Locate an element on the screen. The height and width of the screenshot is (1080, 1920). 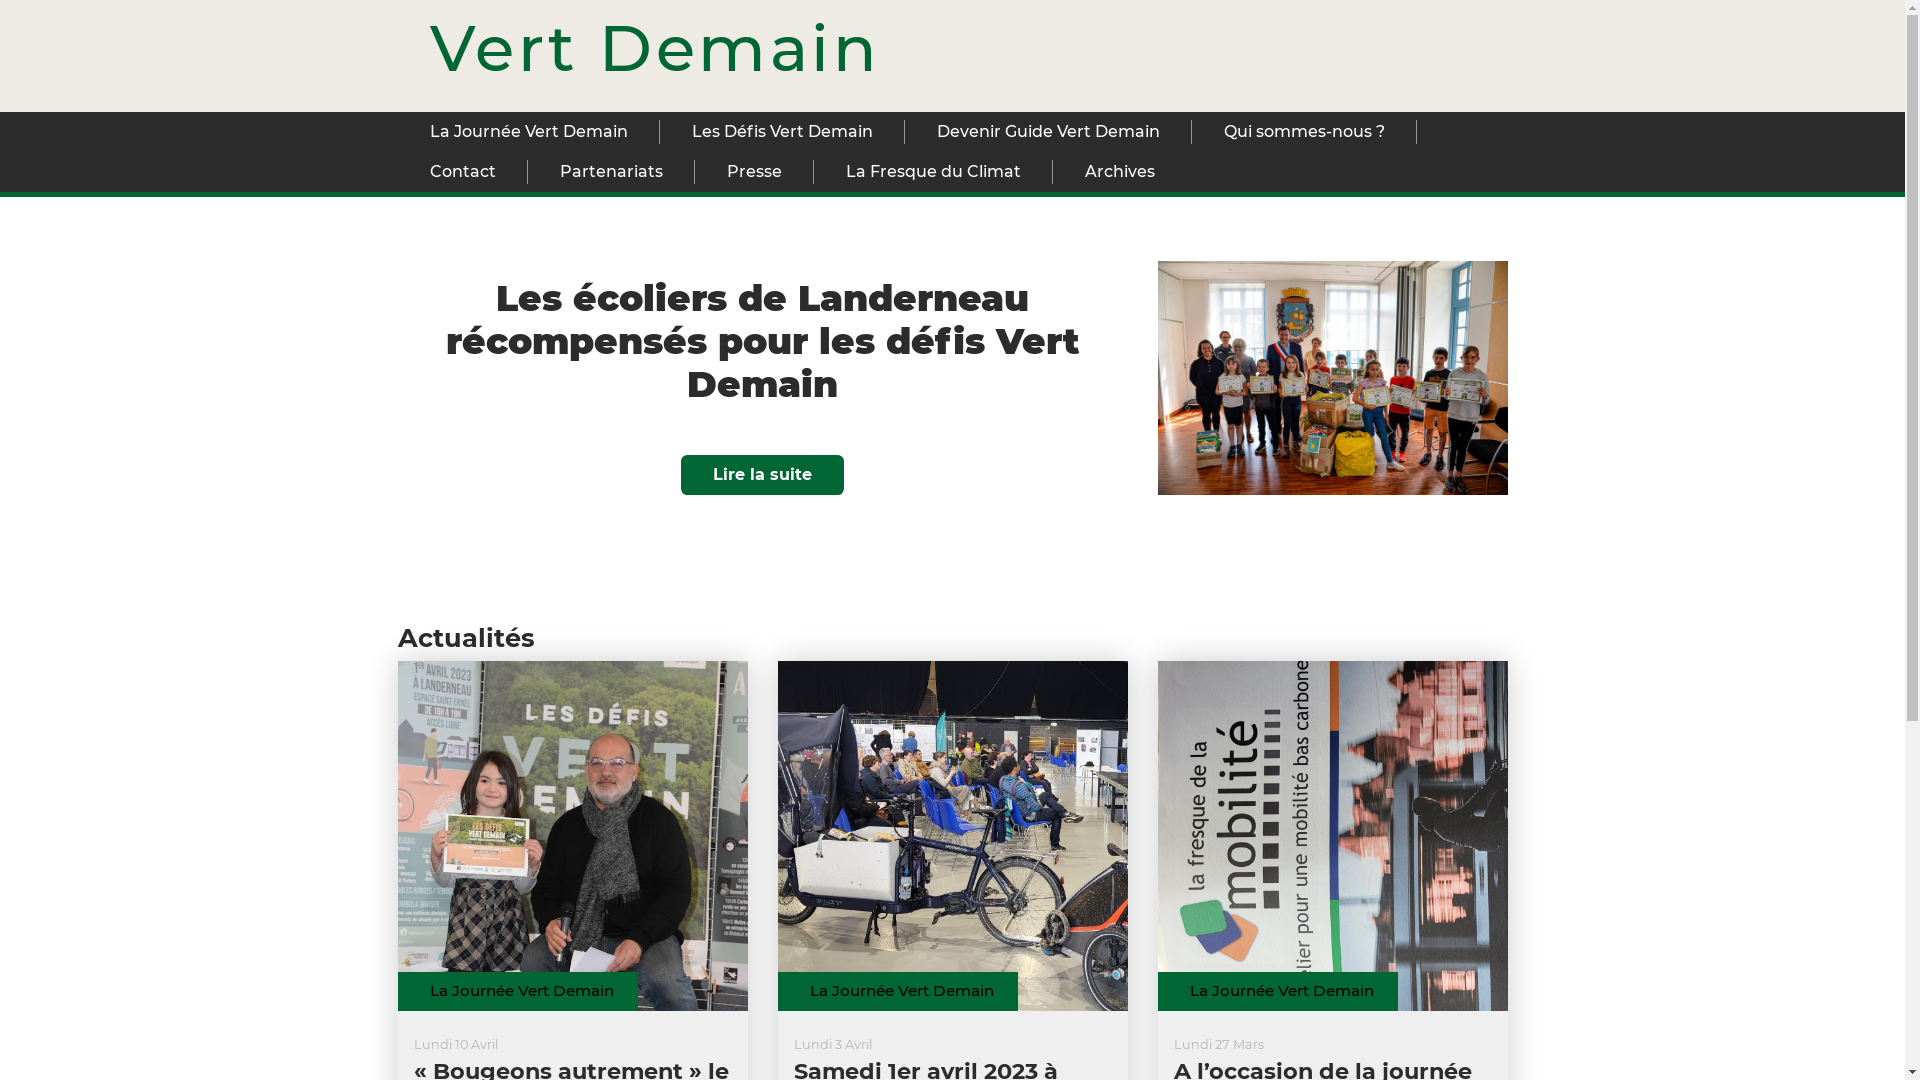
'Vert Demain' is located at coordinates (655, 46).